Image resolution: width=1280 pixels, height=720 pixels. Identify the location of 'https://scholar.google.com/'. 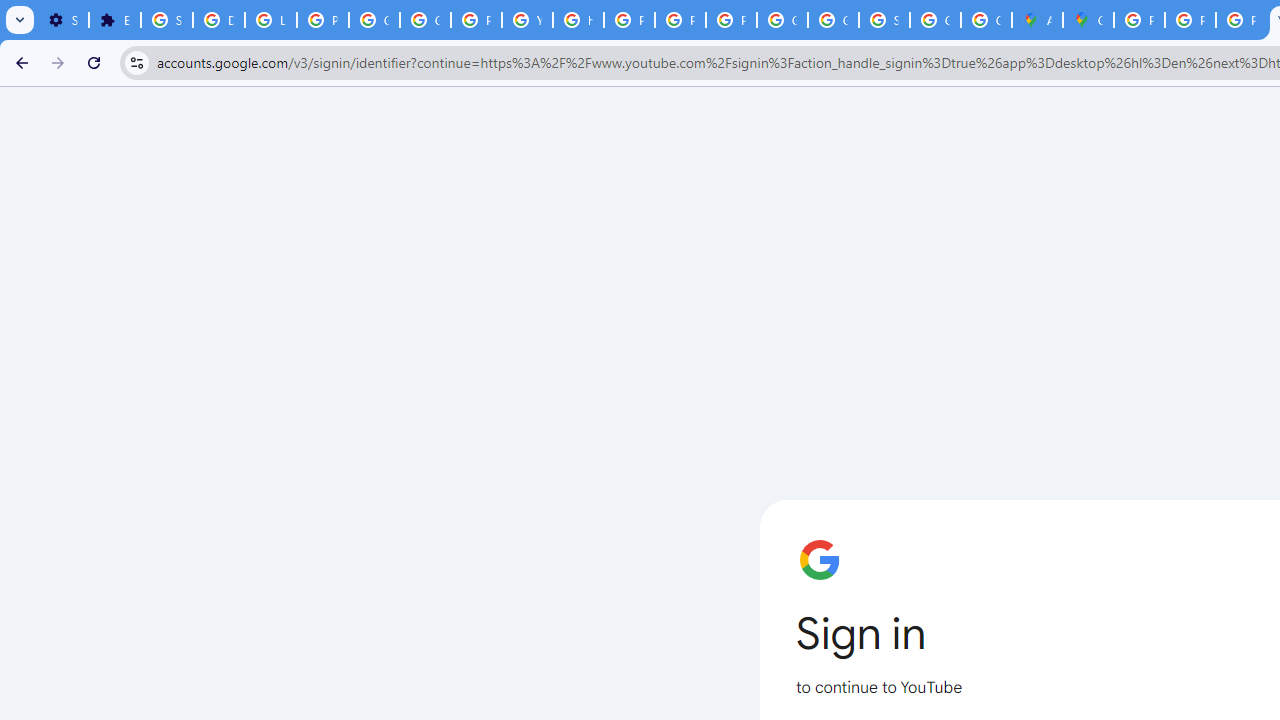
(577, 20).